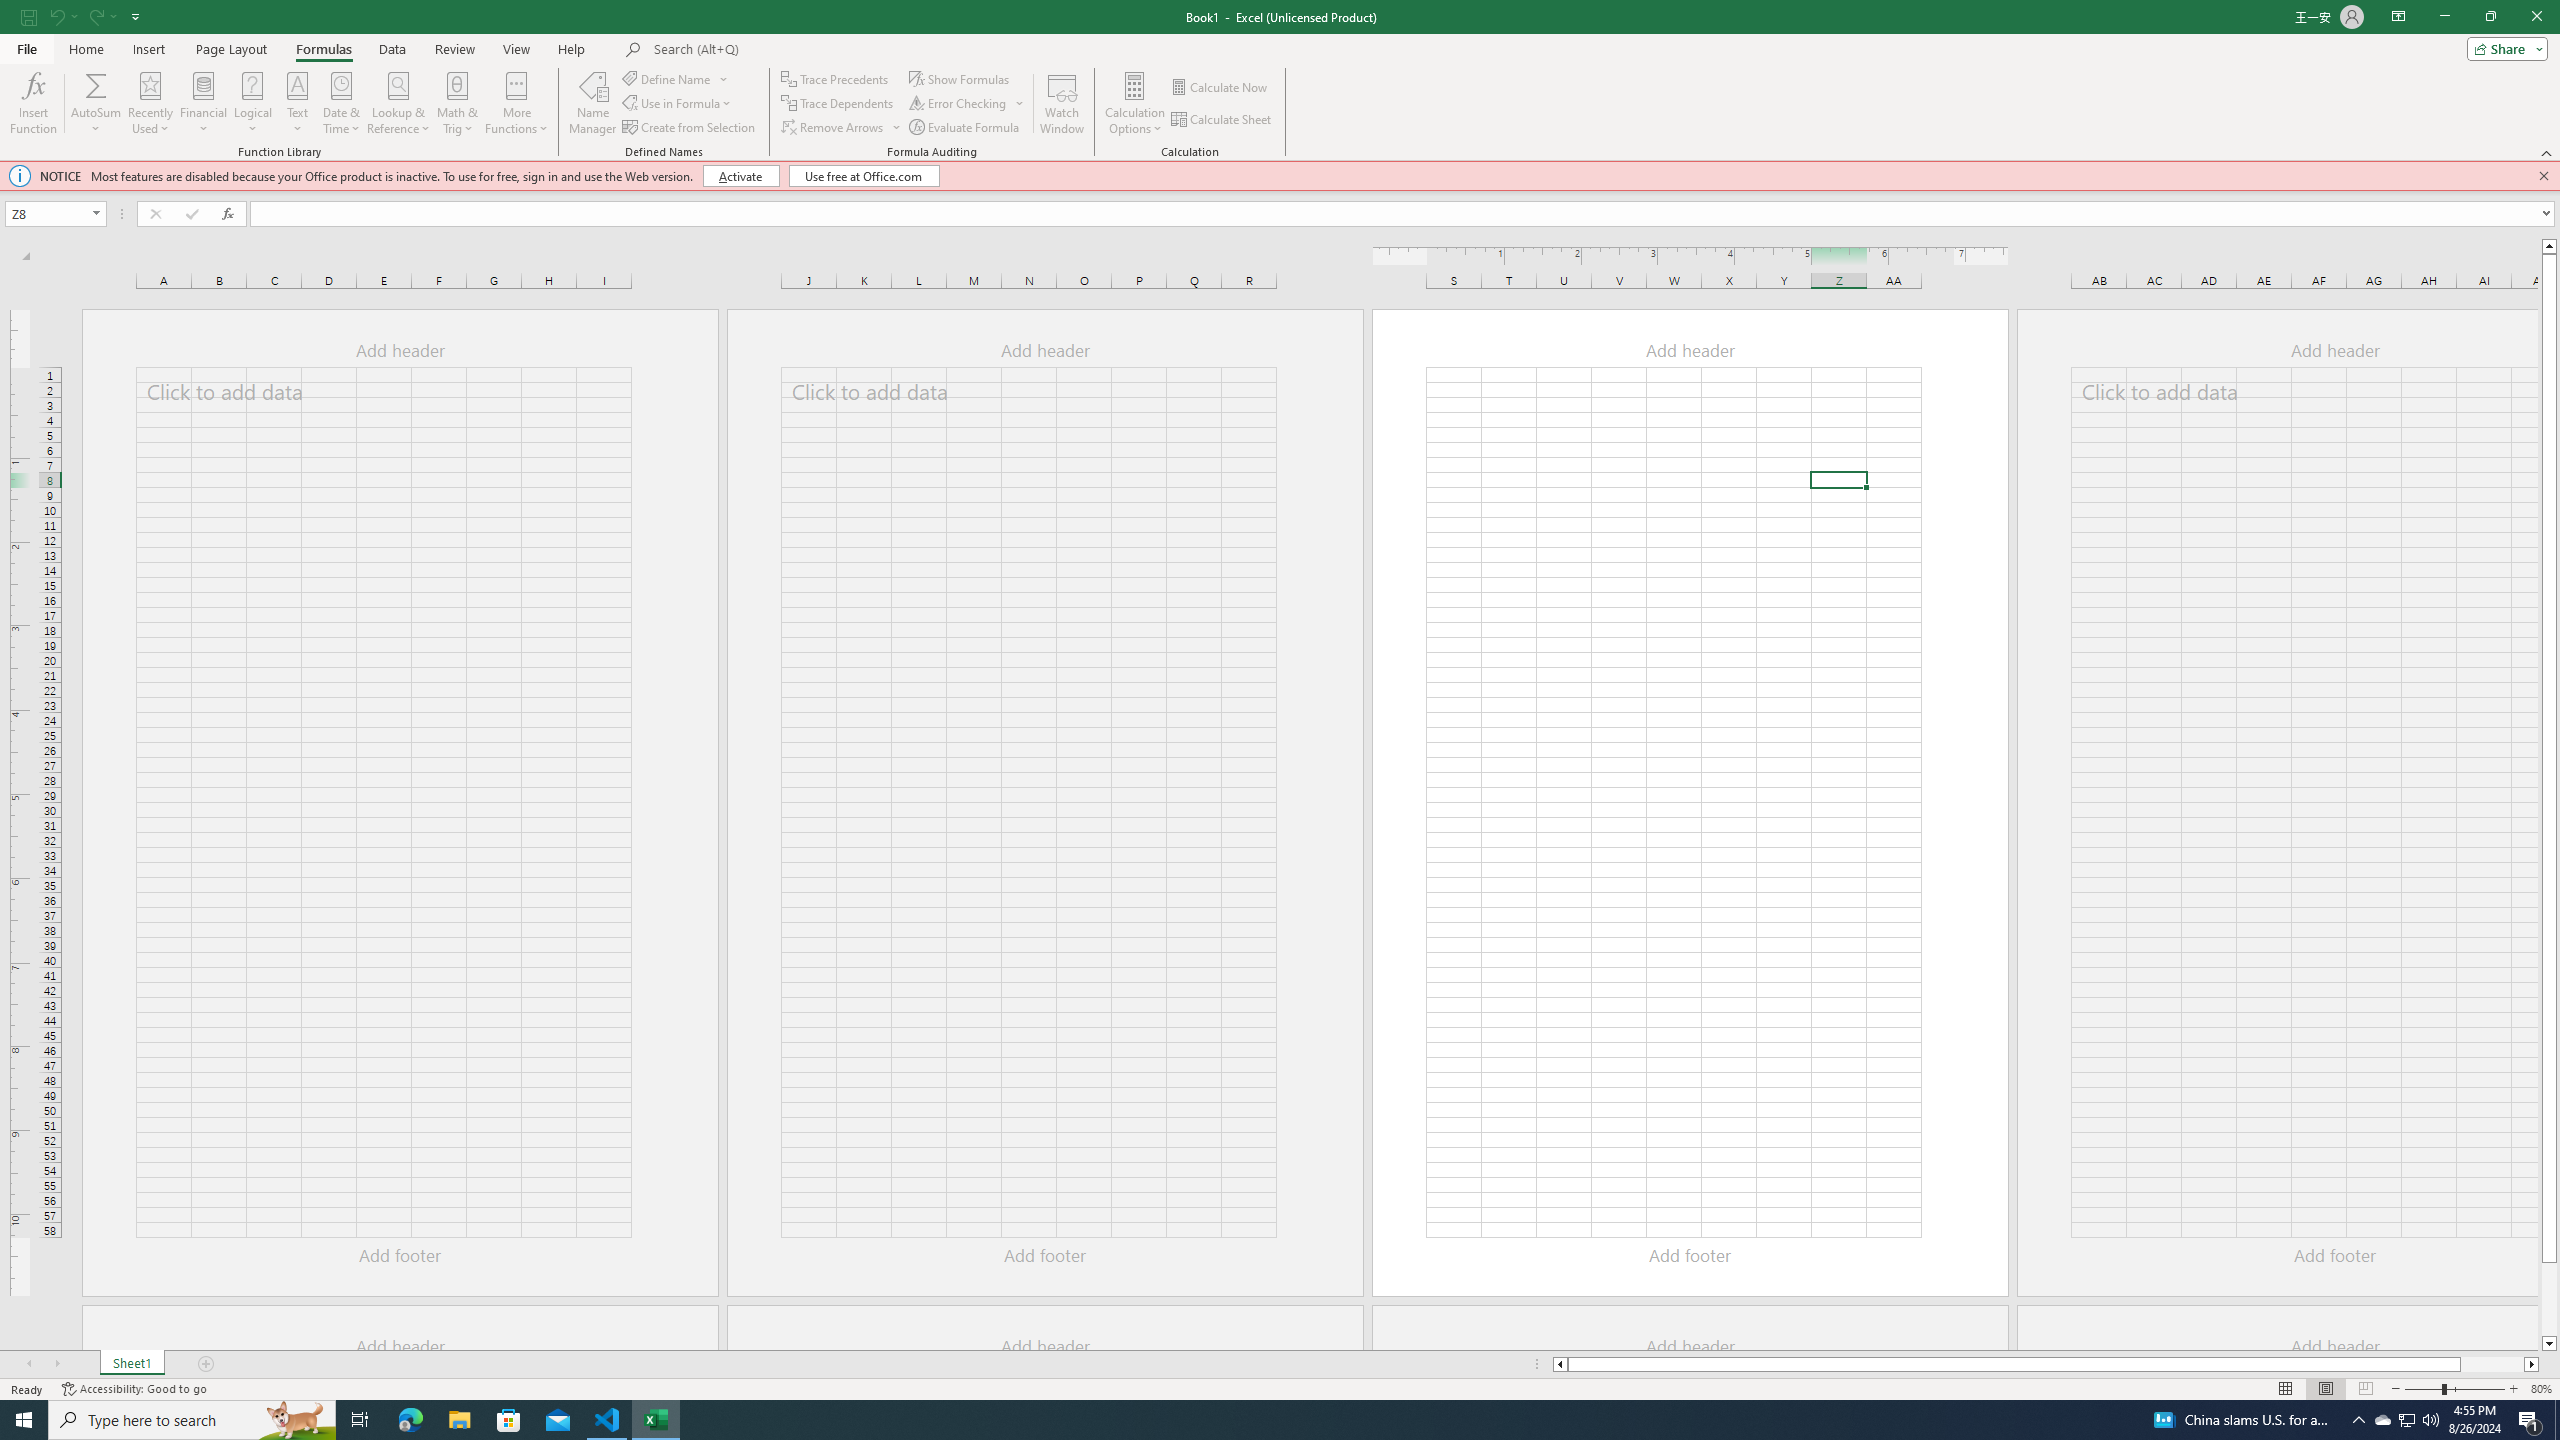 The image size is (2560, 1440). I want to click on 'Watch Window', so click(1061, 103).